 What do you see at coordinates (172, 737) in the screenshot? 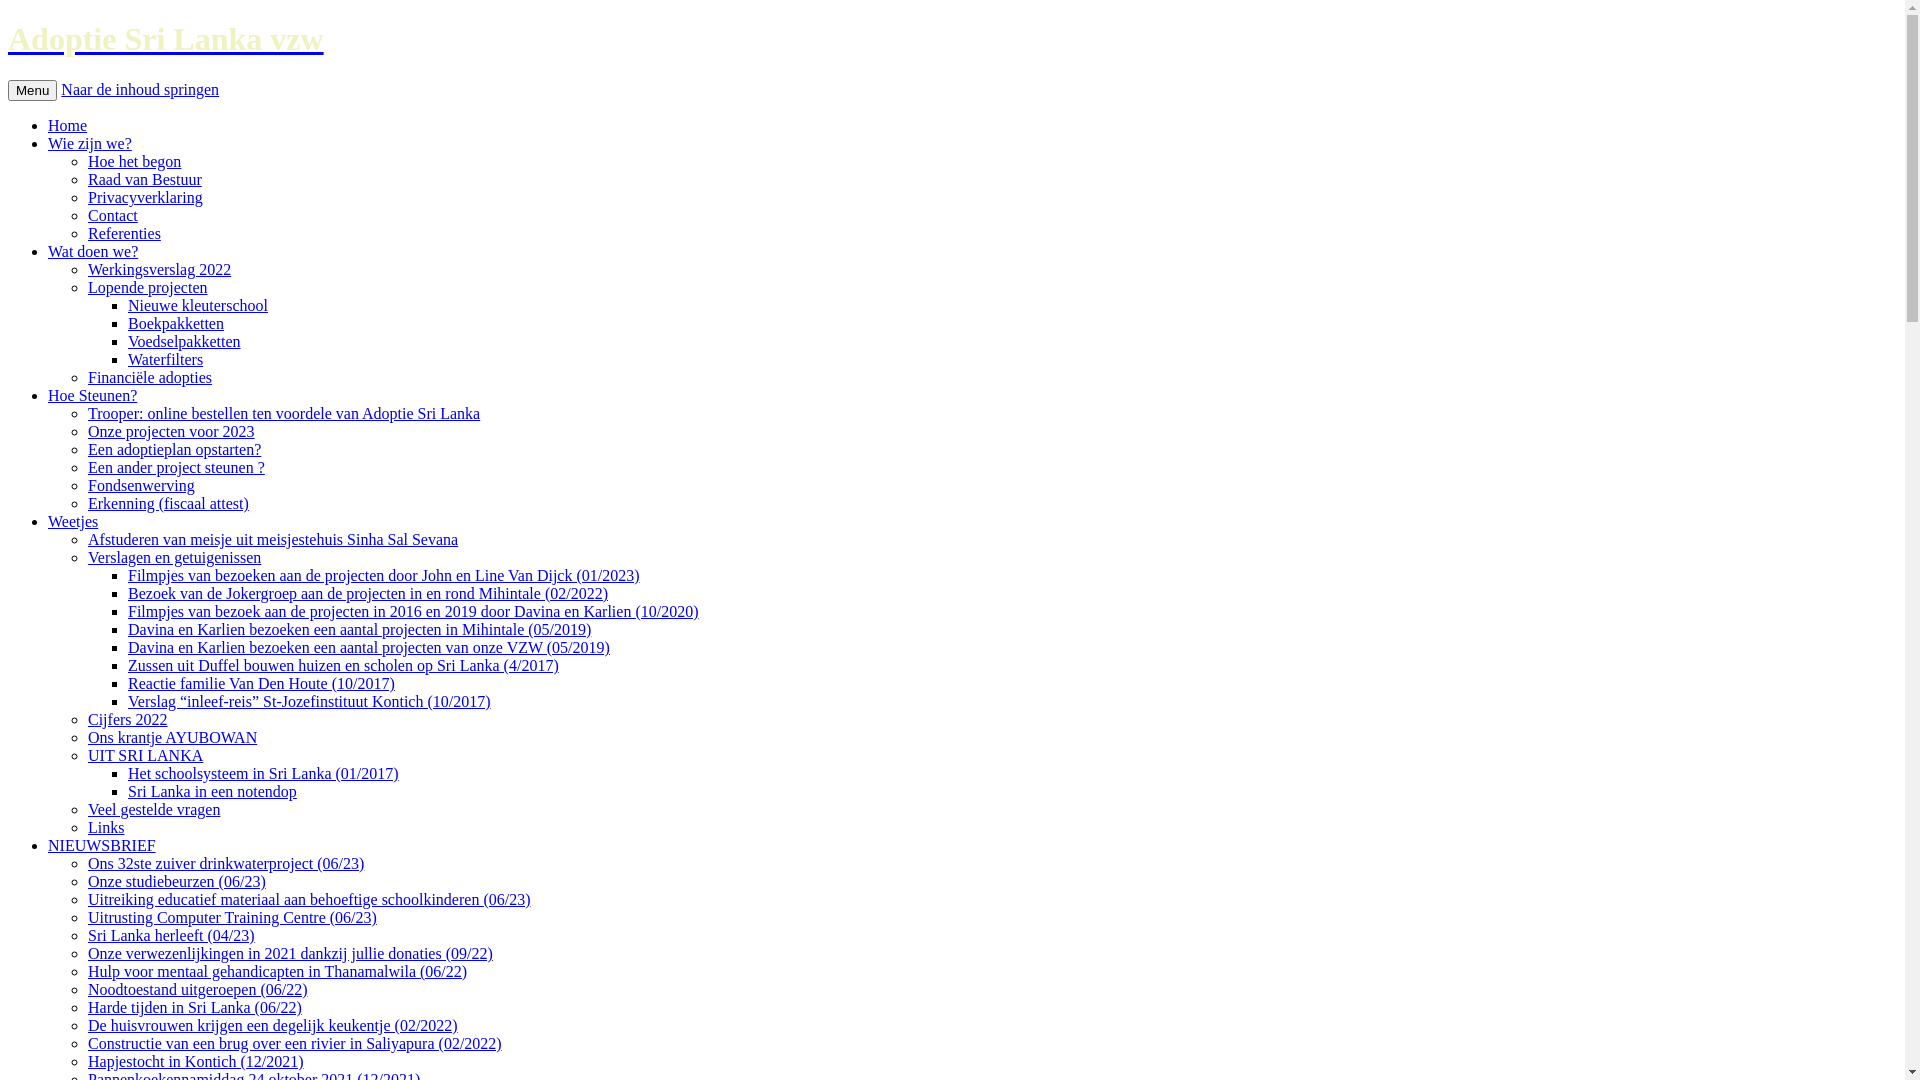
I see `'Ons krantje AYUBOWAN'` at bounding box center [172, 737].